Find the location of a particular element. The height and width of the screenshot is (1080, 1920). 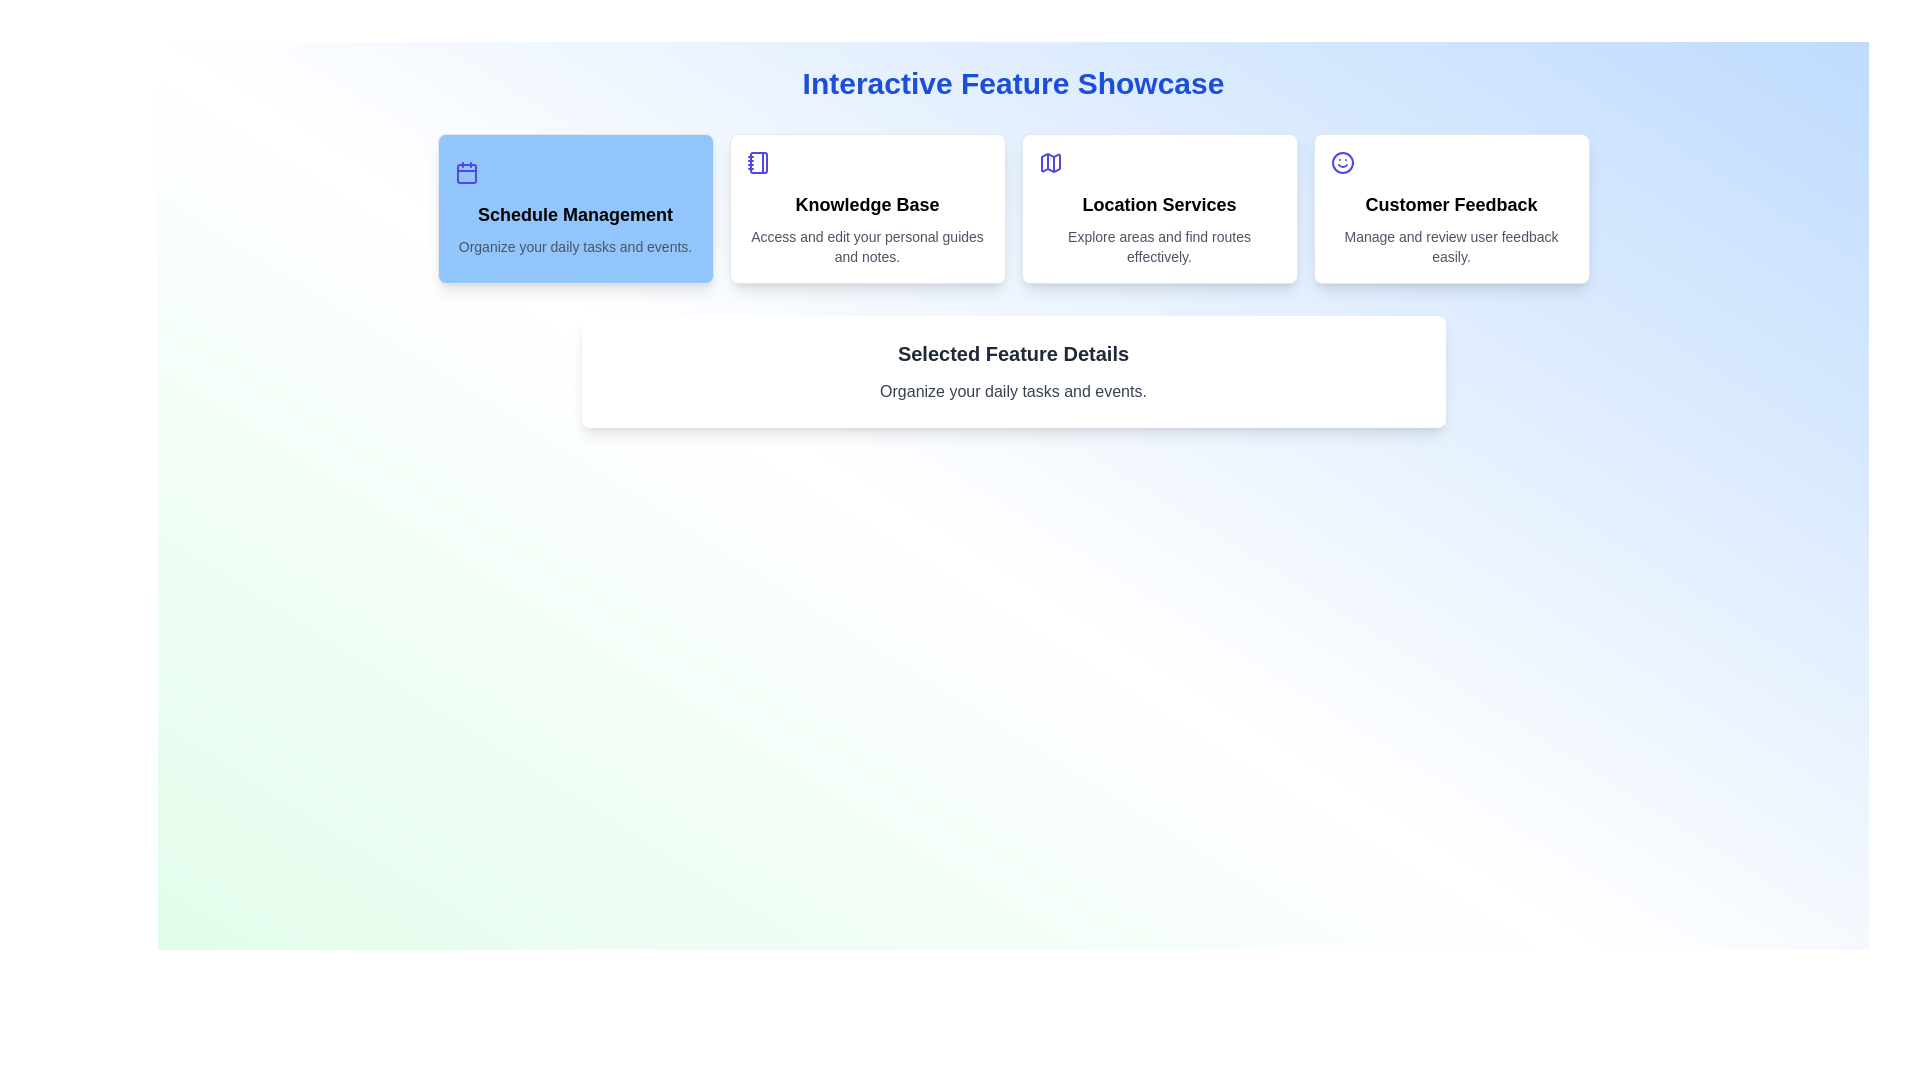

the descriptive label or subtitle located beneath the 'Knowledge Base' title within the bordered, rounded rectangular card is located at coordinates (867, 245).